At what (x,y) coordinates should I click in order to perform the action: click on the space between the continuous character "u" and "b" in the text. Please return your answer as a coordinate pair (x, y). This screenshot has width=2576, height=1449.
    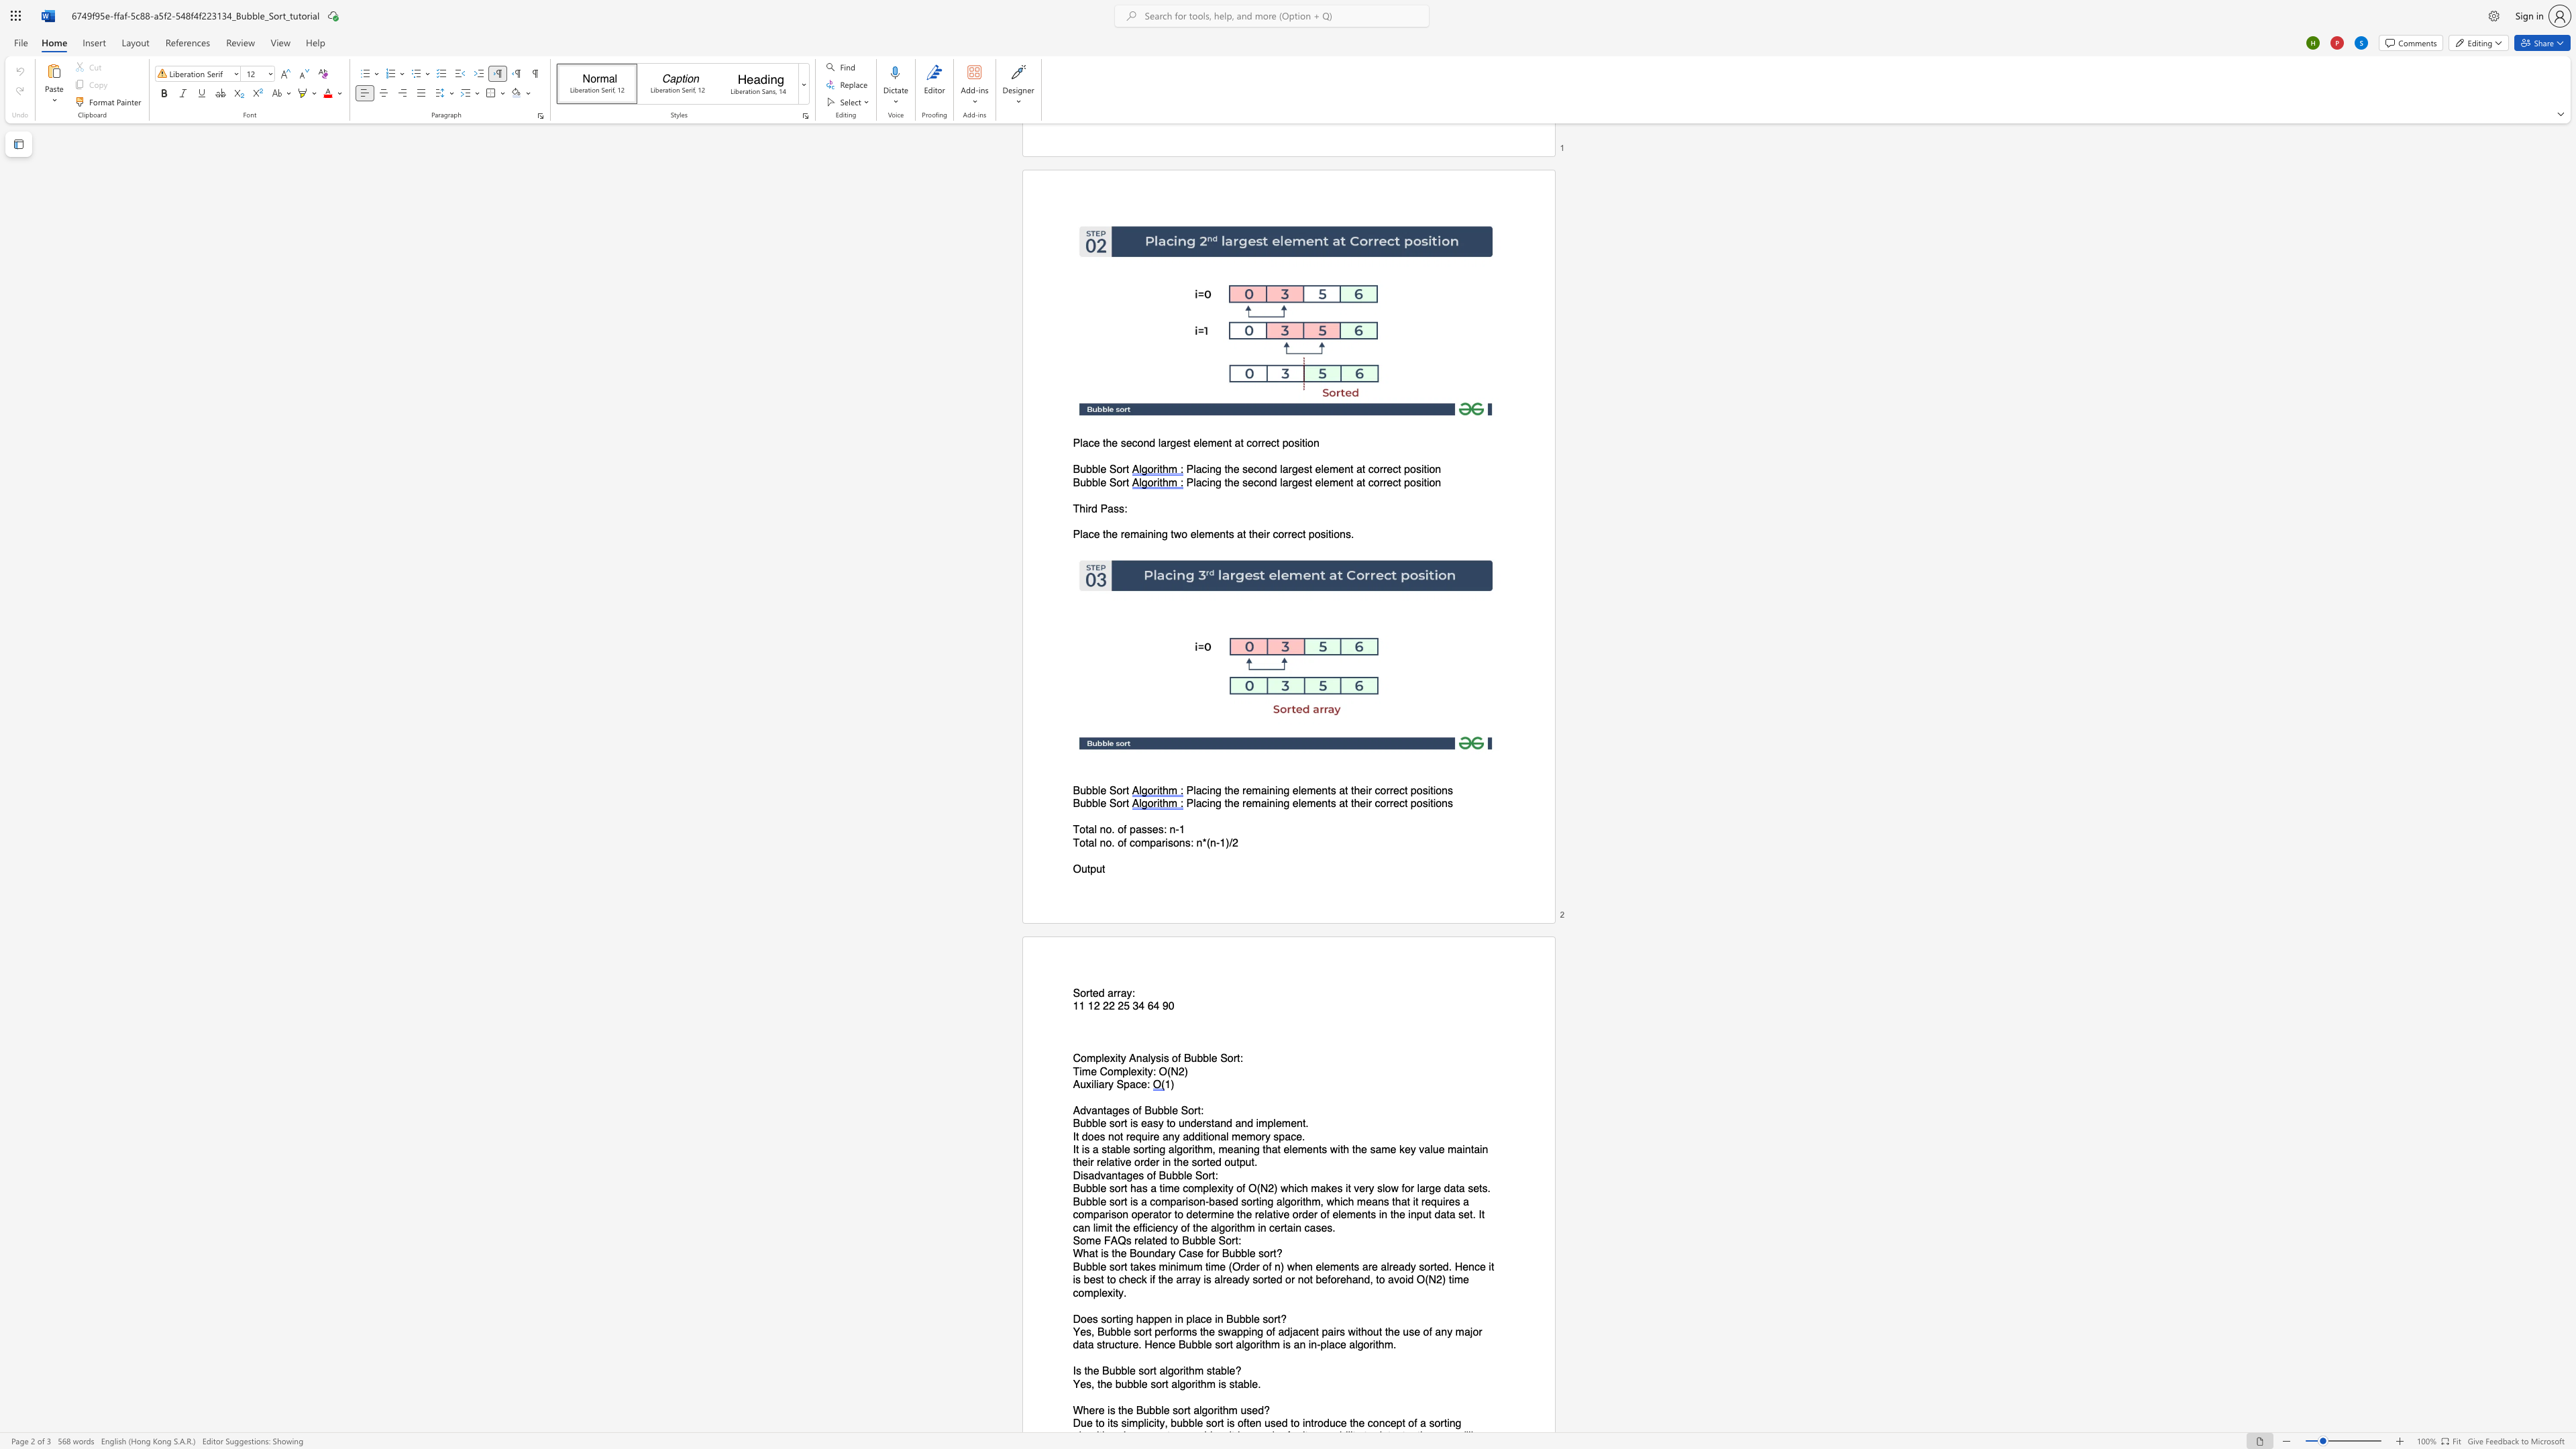
    Looking at the image, I should click on (1148, 1409).